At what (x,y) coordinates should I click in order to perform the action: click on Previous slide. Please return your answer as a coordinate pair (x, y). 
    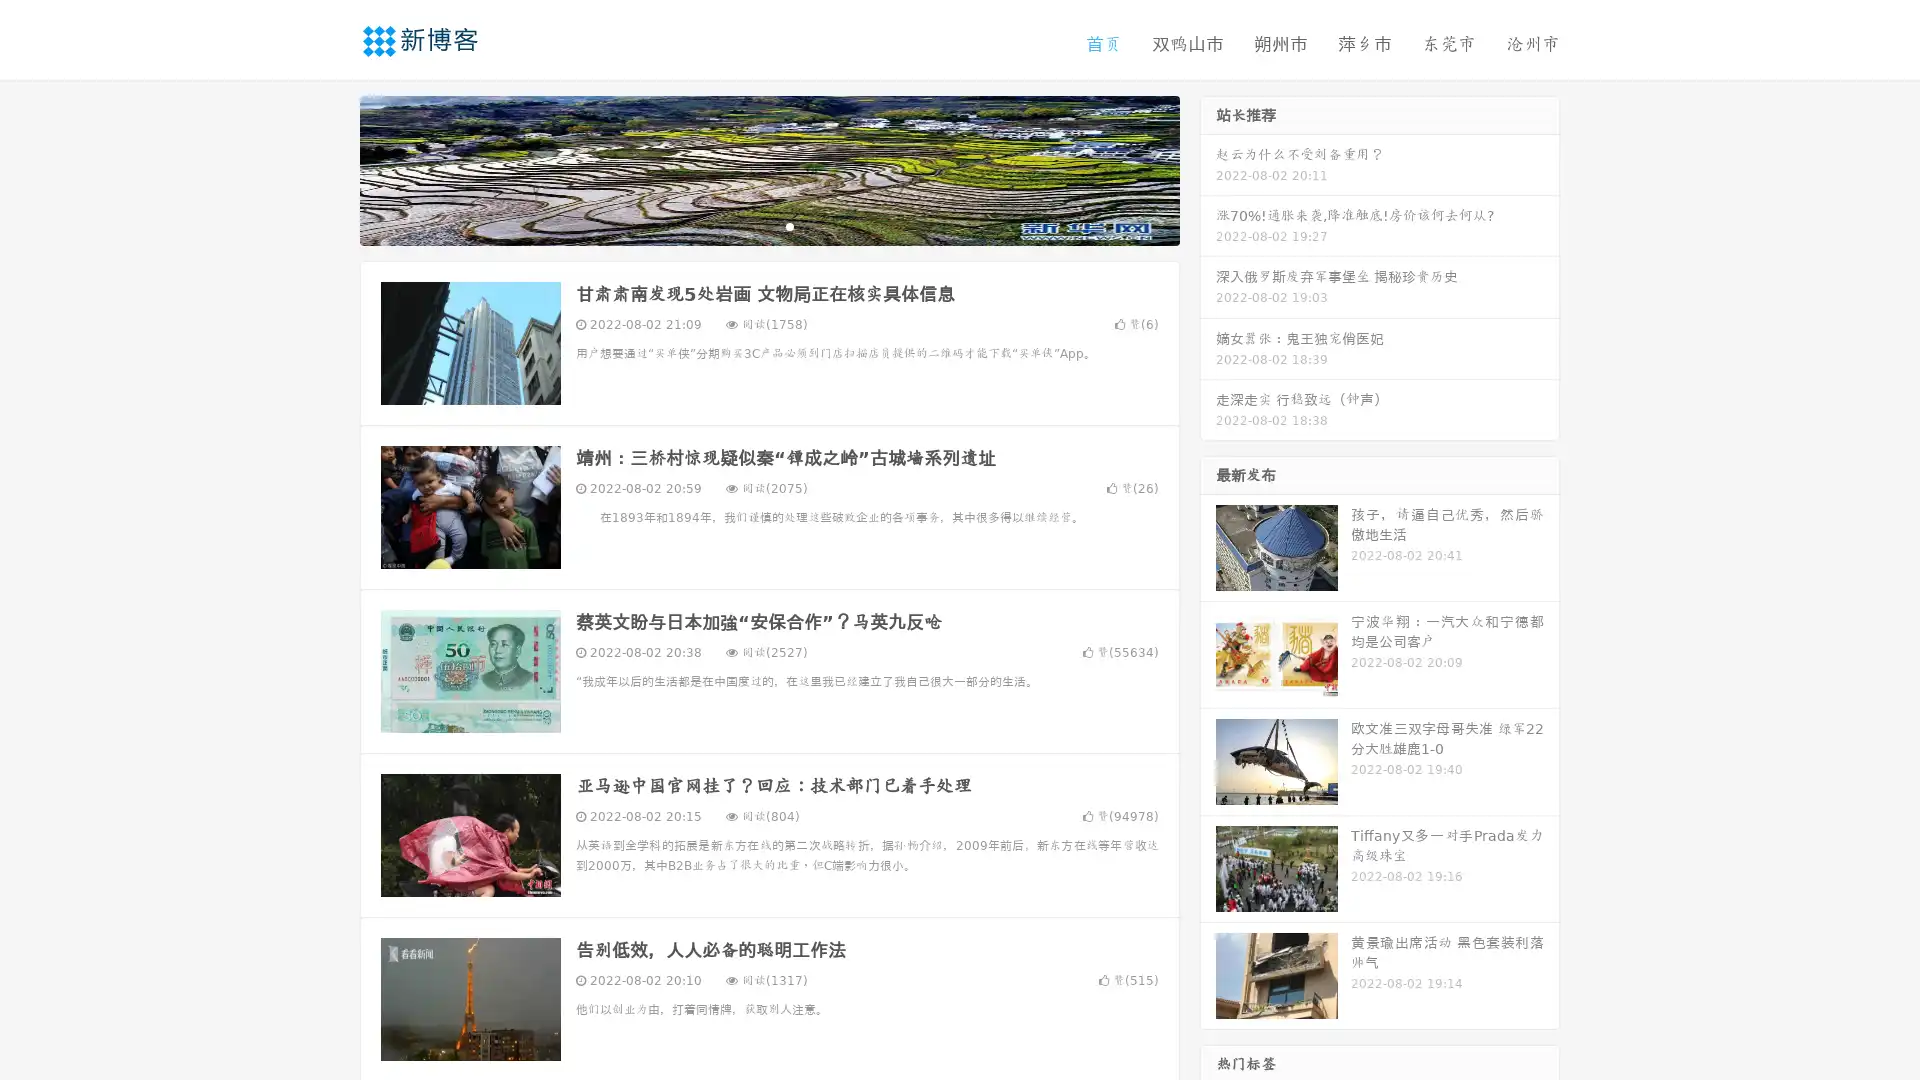
    Looking at the image, I should click on (330, 168).